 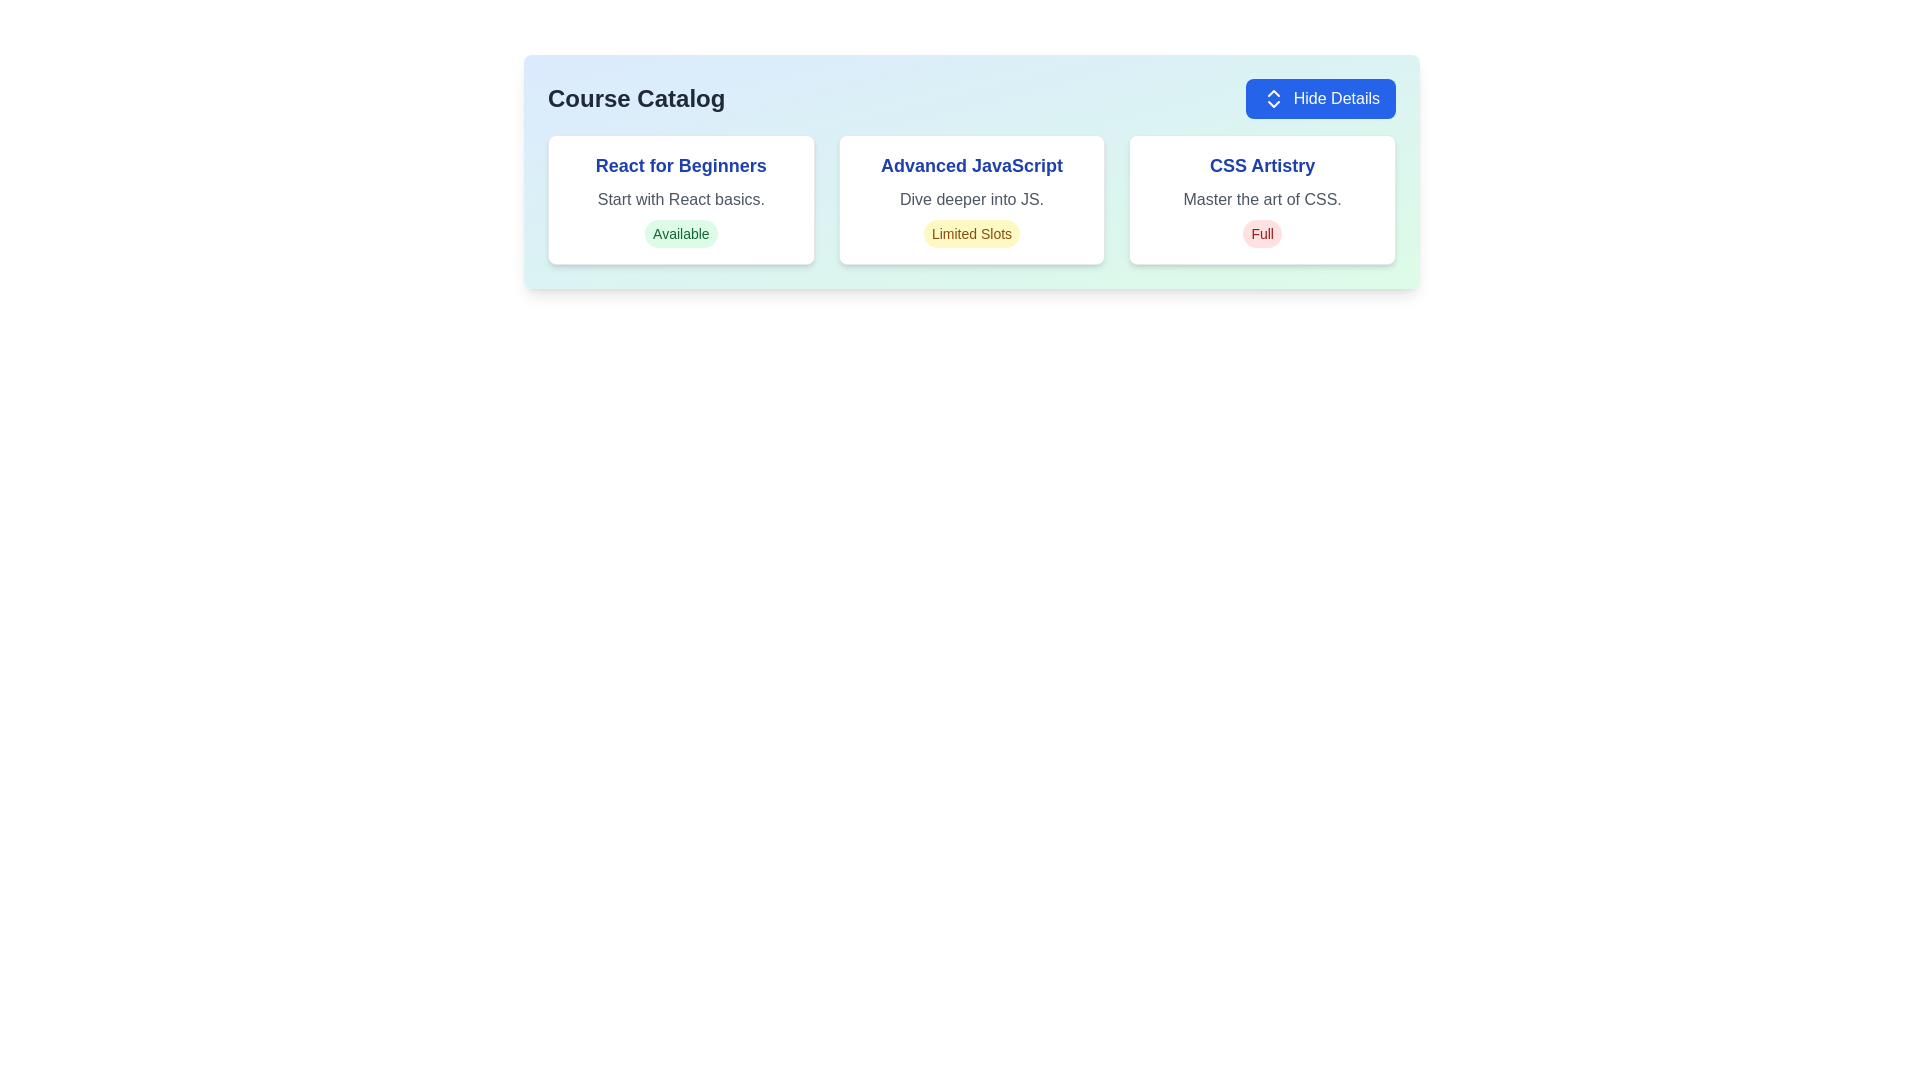 What do you see at coordinates (681, 164) in the screenshot?
I see `the text label which serves as the title for the course card located at the top-left of the card set` at bounding box center [681, 164].